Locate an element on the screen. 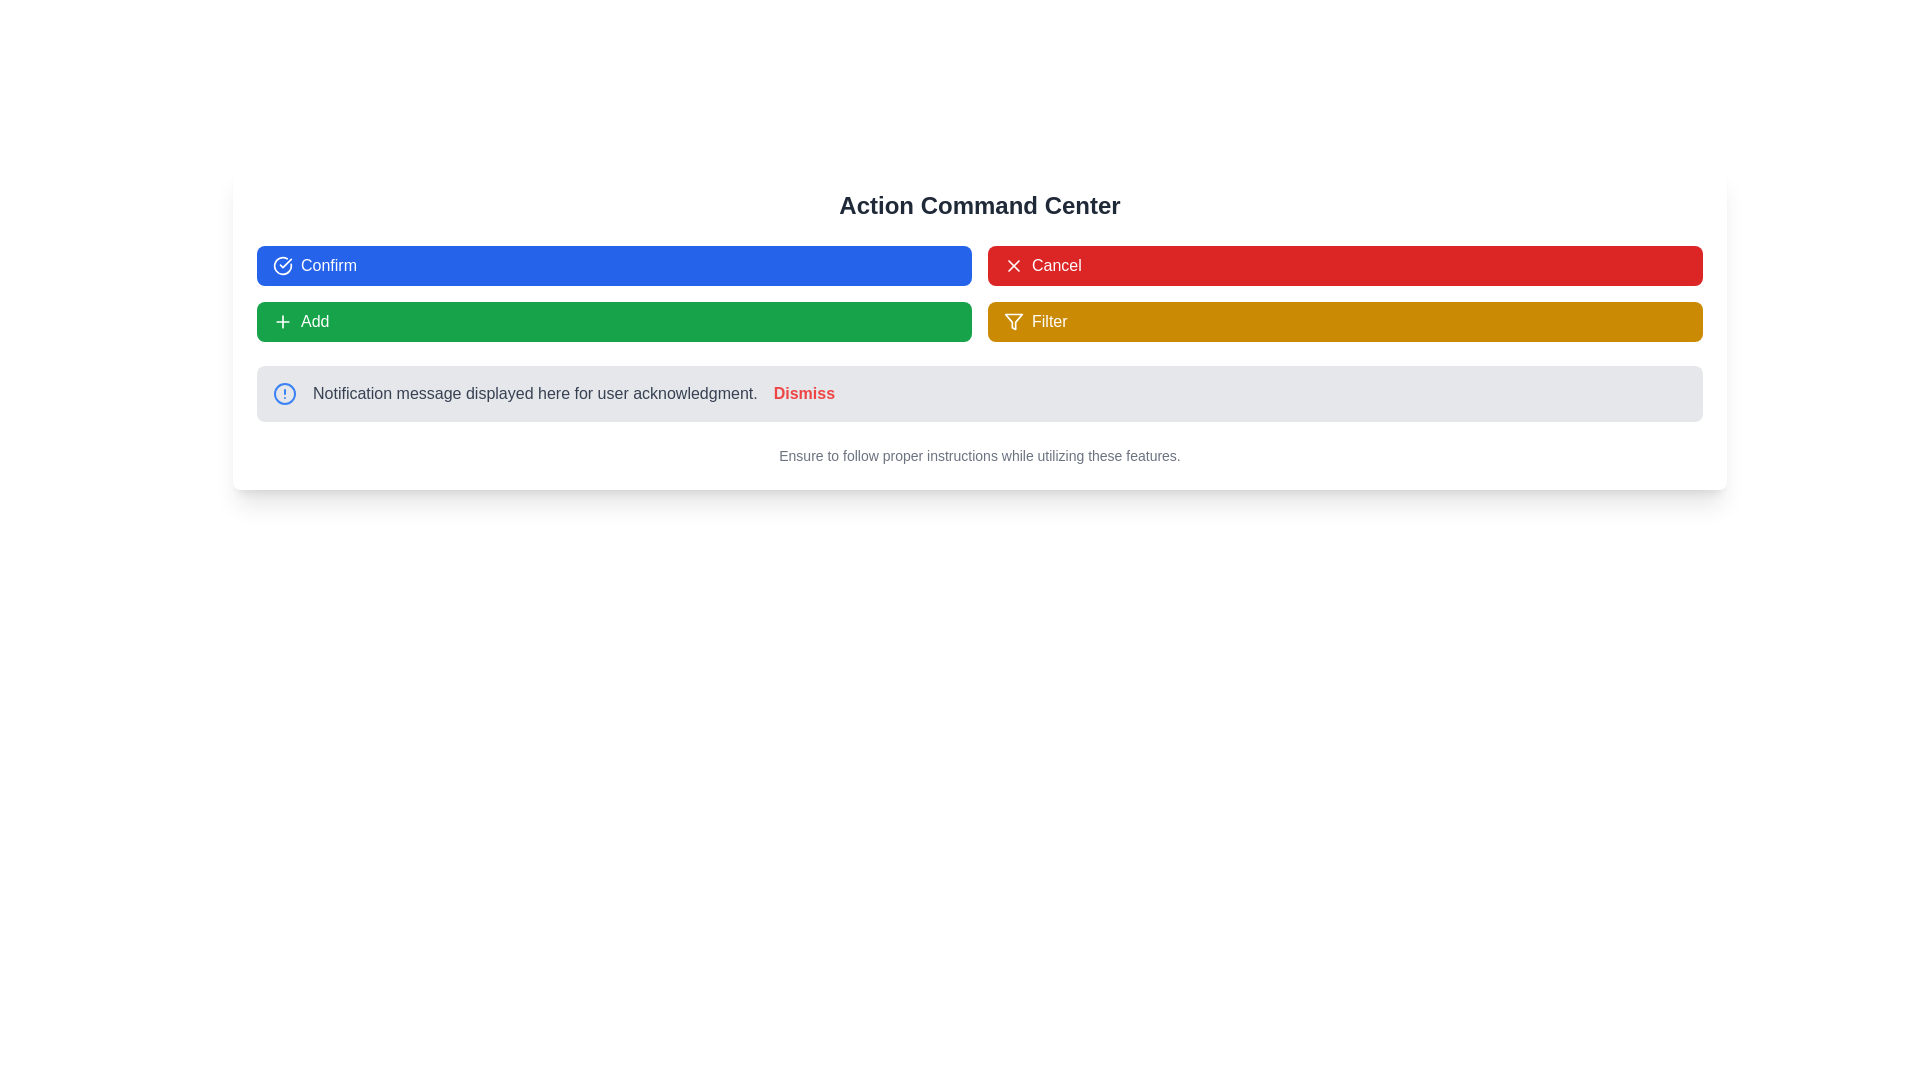 The width and height of the screenshot is (1920, 1080). the confirmation icon located at the top-left corner of the 'Confirm' button, which visually represents a confirmation action is located at coordinates (282, 265).